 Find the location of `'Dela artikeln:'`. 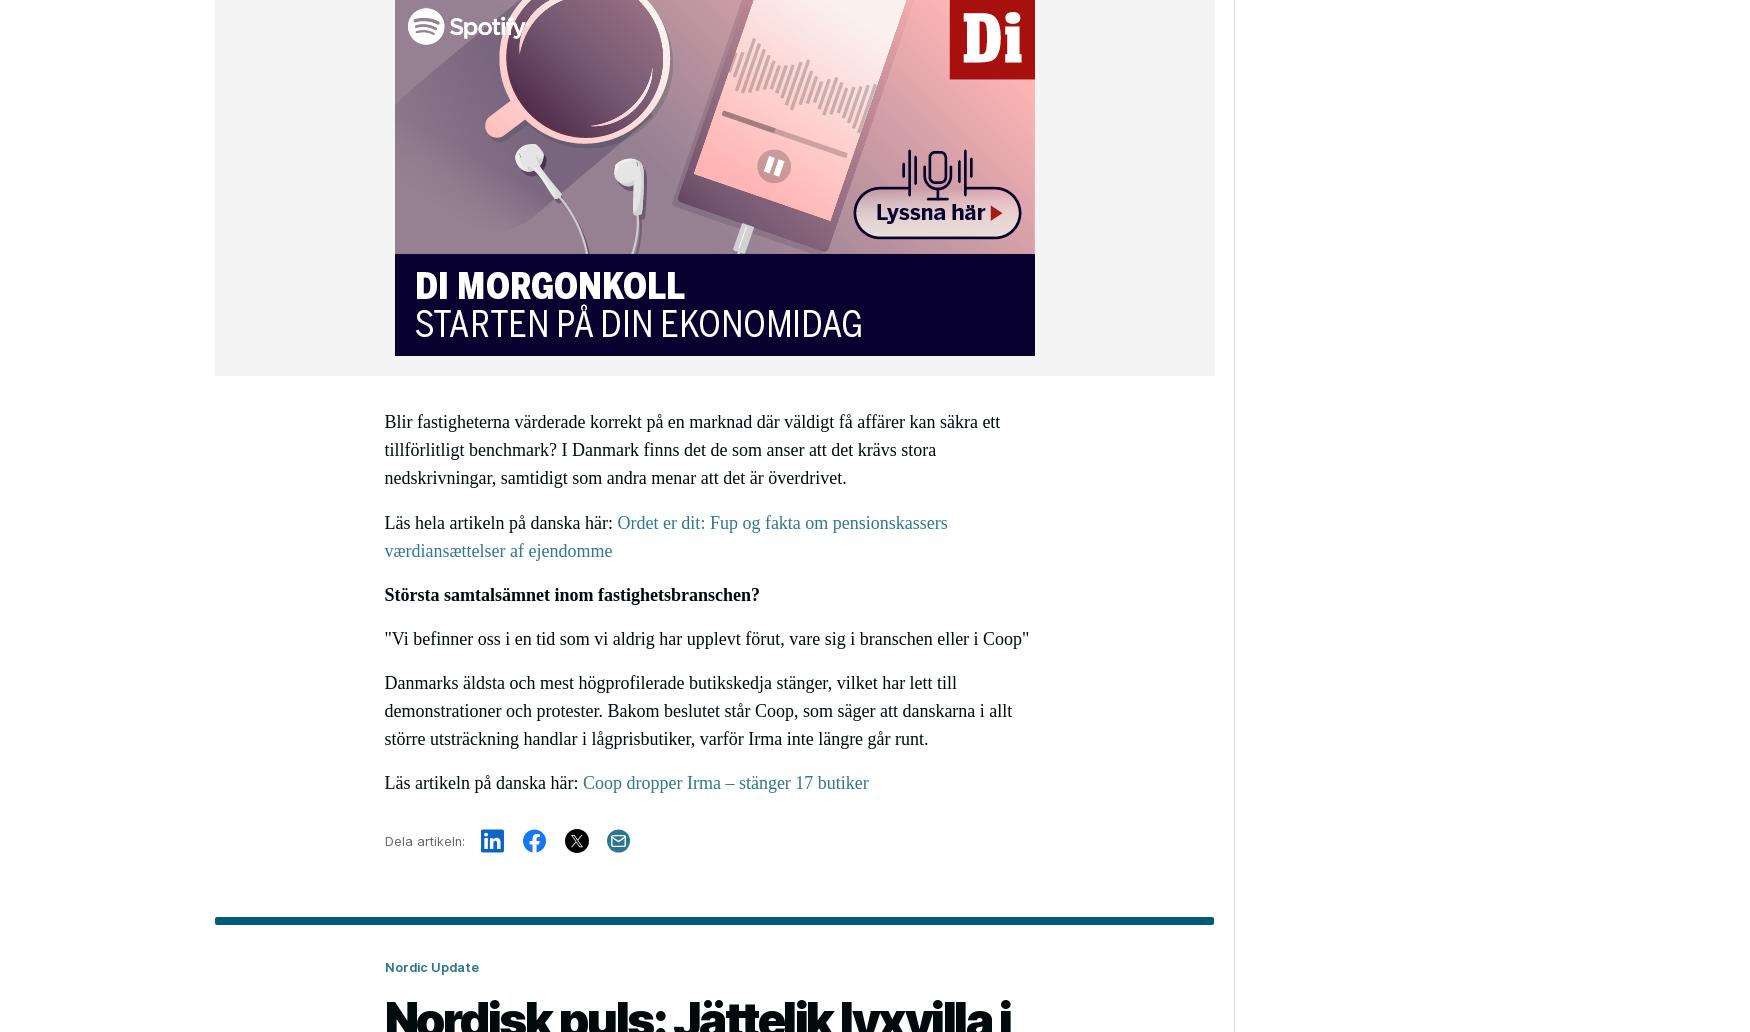

'Dela artikeln:' is located at coordinates (423, 840).